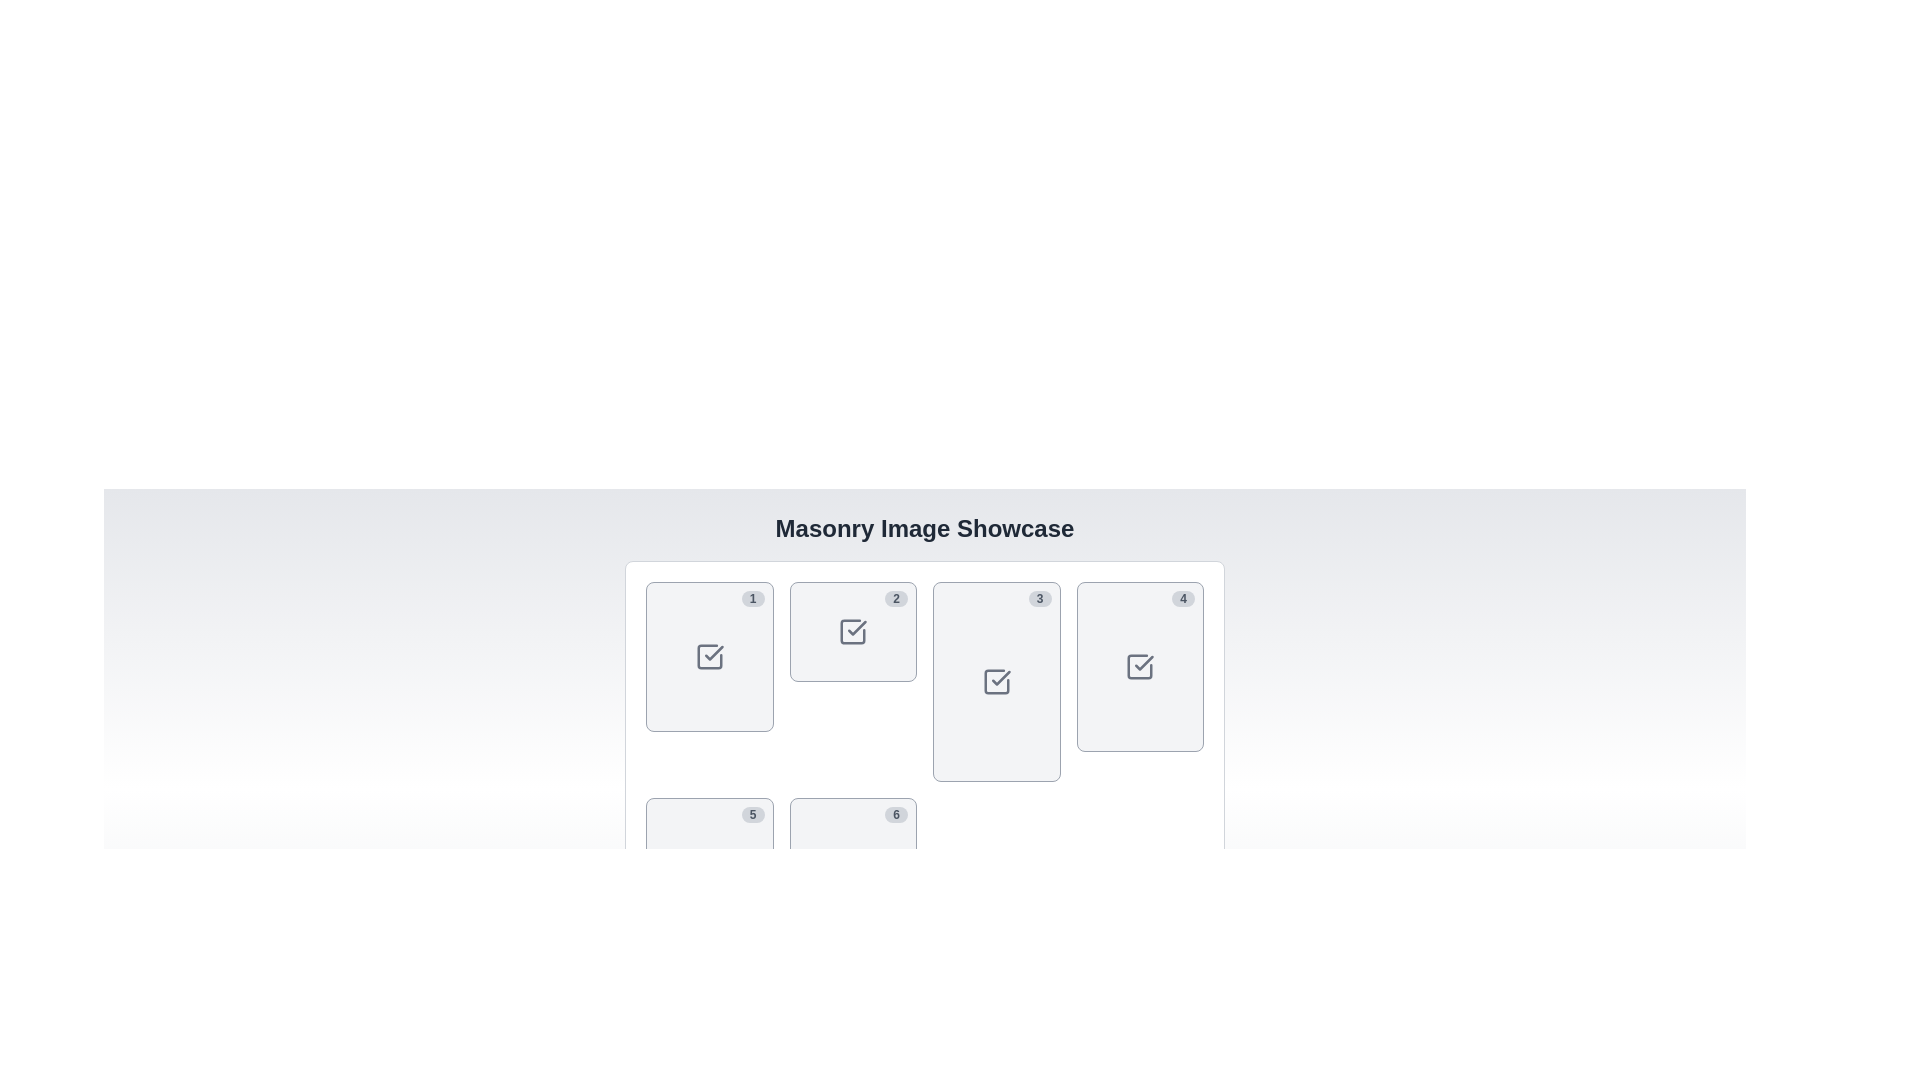  Describe the element at coordinates (996, 681) in the screenshot. I see `the checkbox with a gray outline and a checkmark symbol, which is the third element in a grid layout` at that location.